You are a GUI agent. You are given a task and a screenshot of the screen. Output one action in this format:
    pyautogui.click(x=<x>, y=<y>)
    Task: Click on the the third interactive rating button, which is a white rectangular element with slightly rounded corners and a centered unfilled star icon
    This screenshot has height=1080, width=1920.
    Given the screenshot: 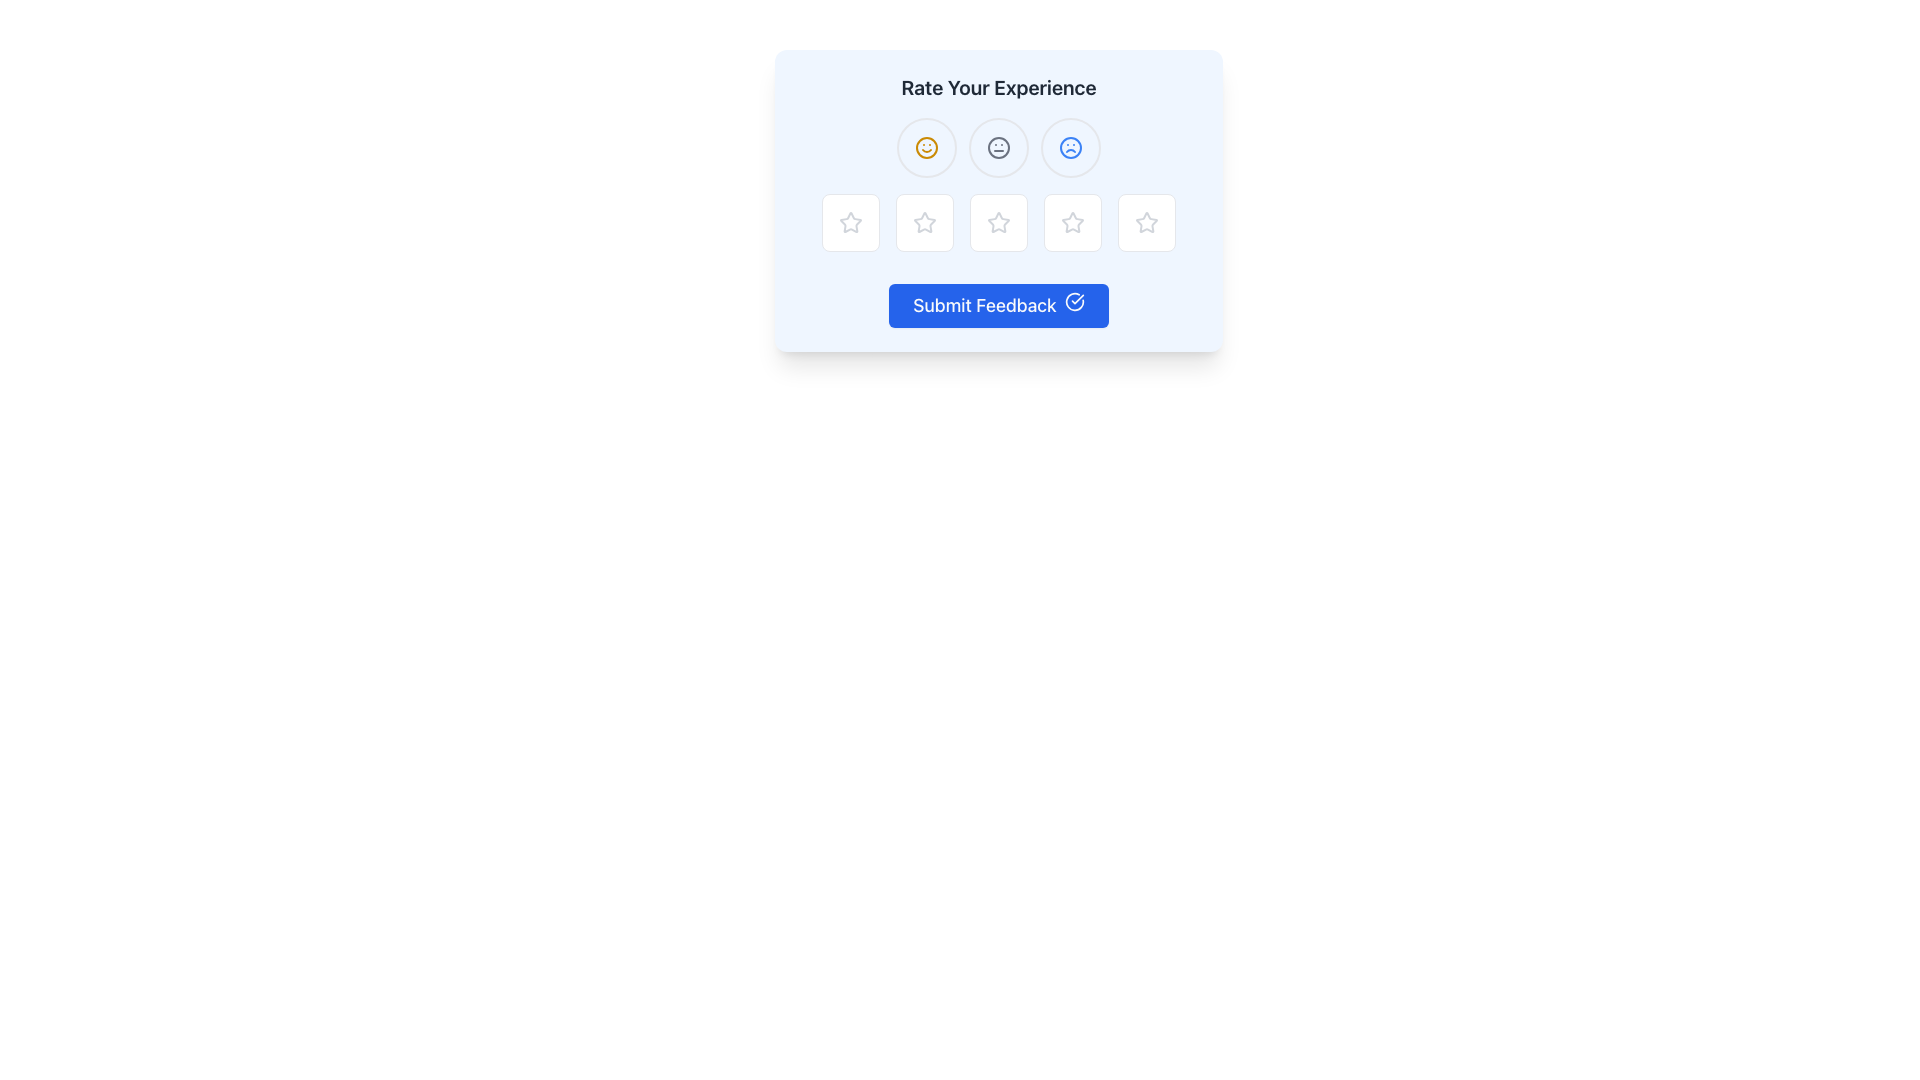 What is the action you would take?
    pyautogui.click(x=998, y=223)
    